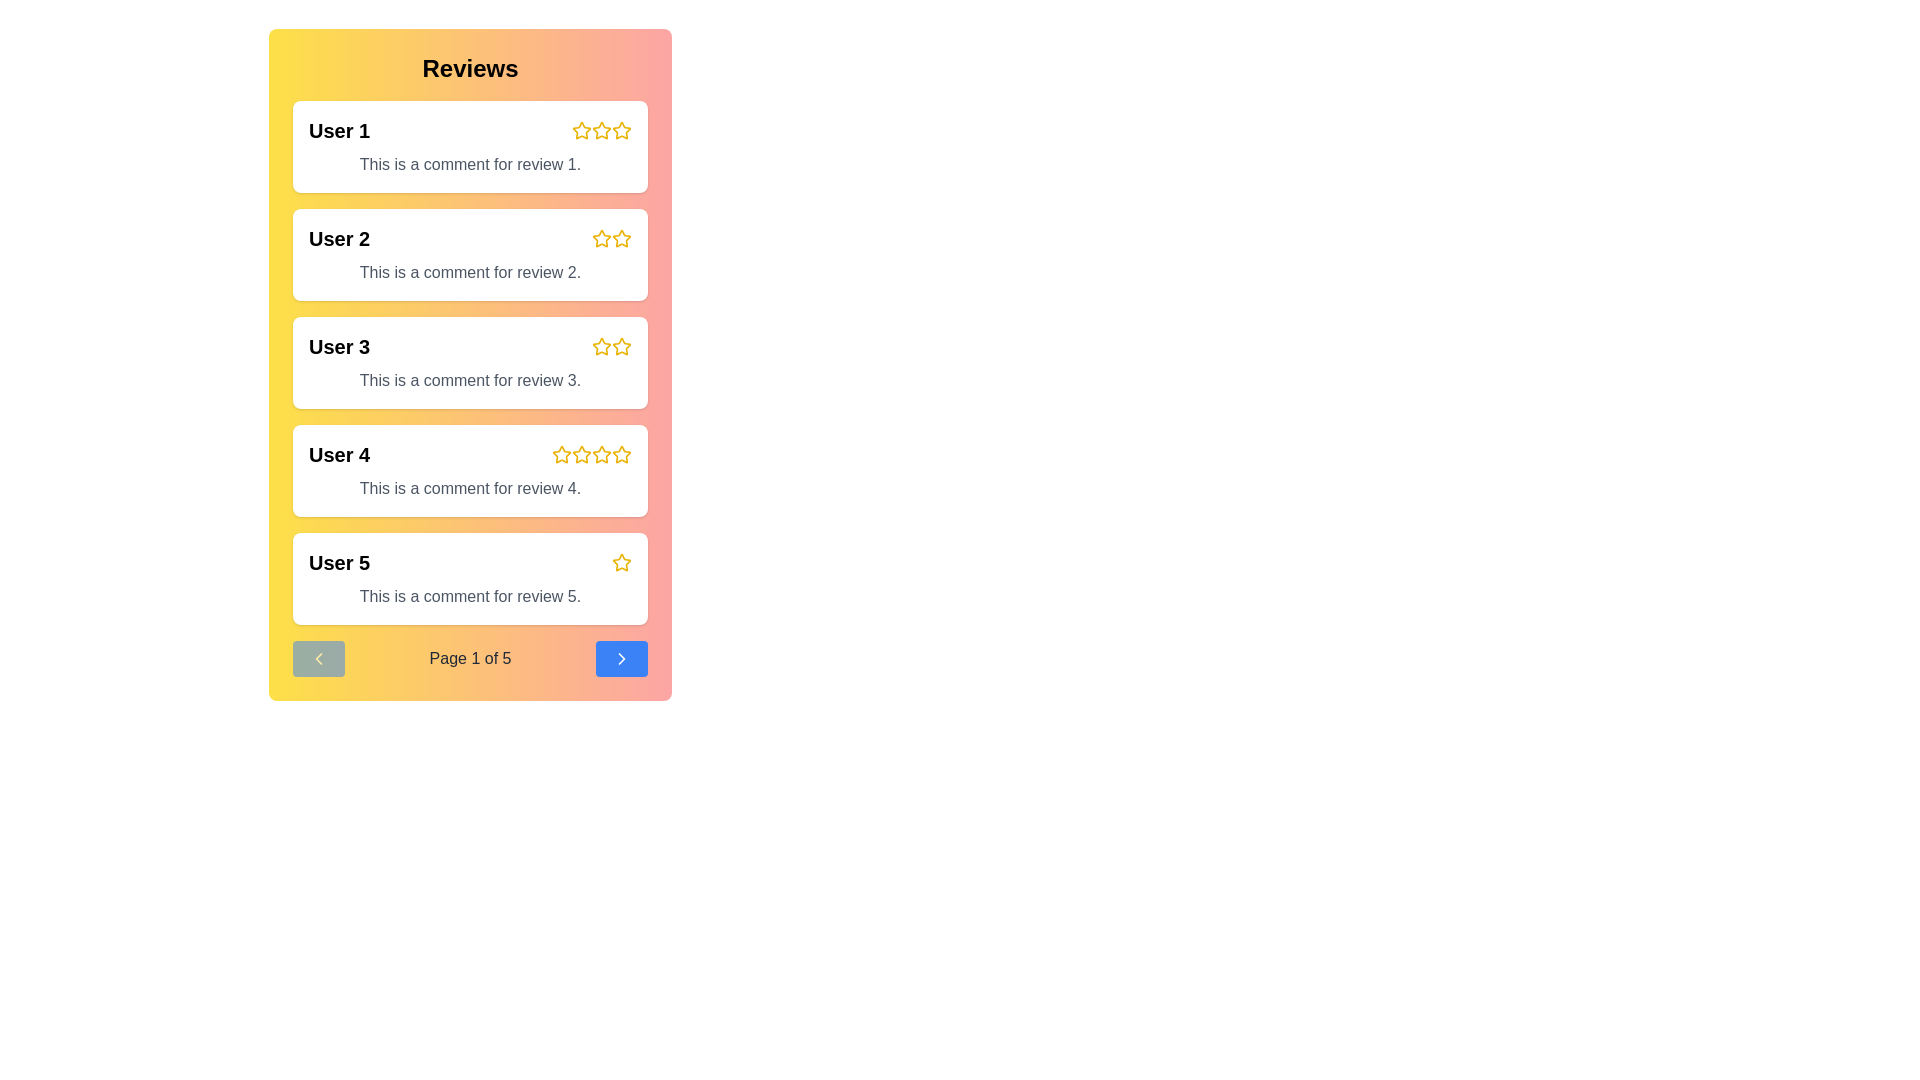 The width and height of the screenshot is (1920, 1080). What do you see at coordinates (469, 273) in the screenshot?
I see `the static text label displaying the comment from 'User 2' in their review card, located directly below the username and rating stars` at bounding box center [469, 273].